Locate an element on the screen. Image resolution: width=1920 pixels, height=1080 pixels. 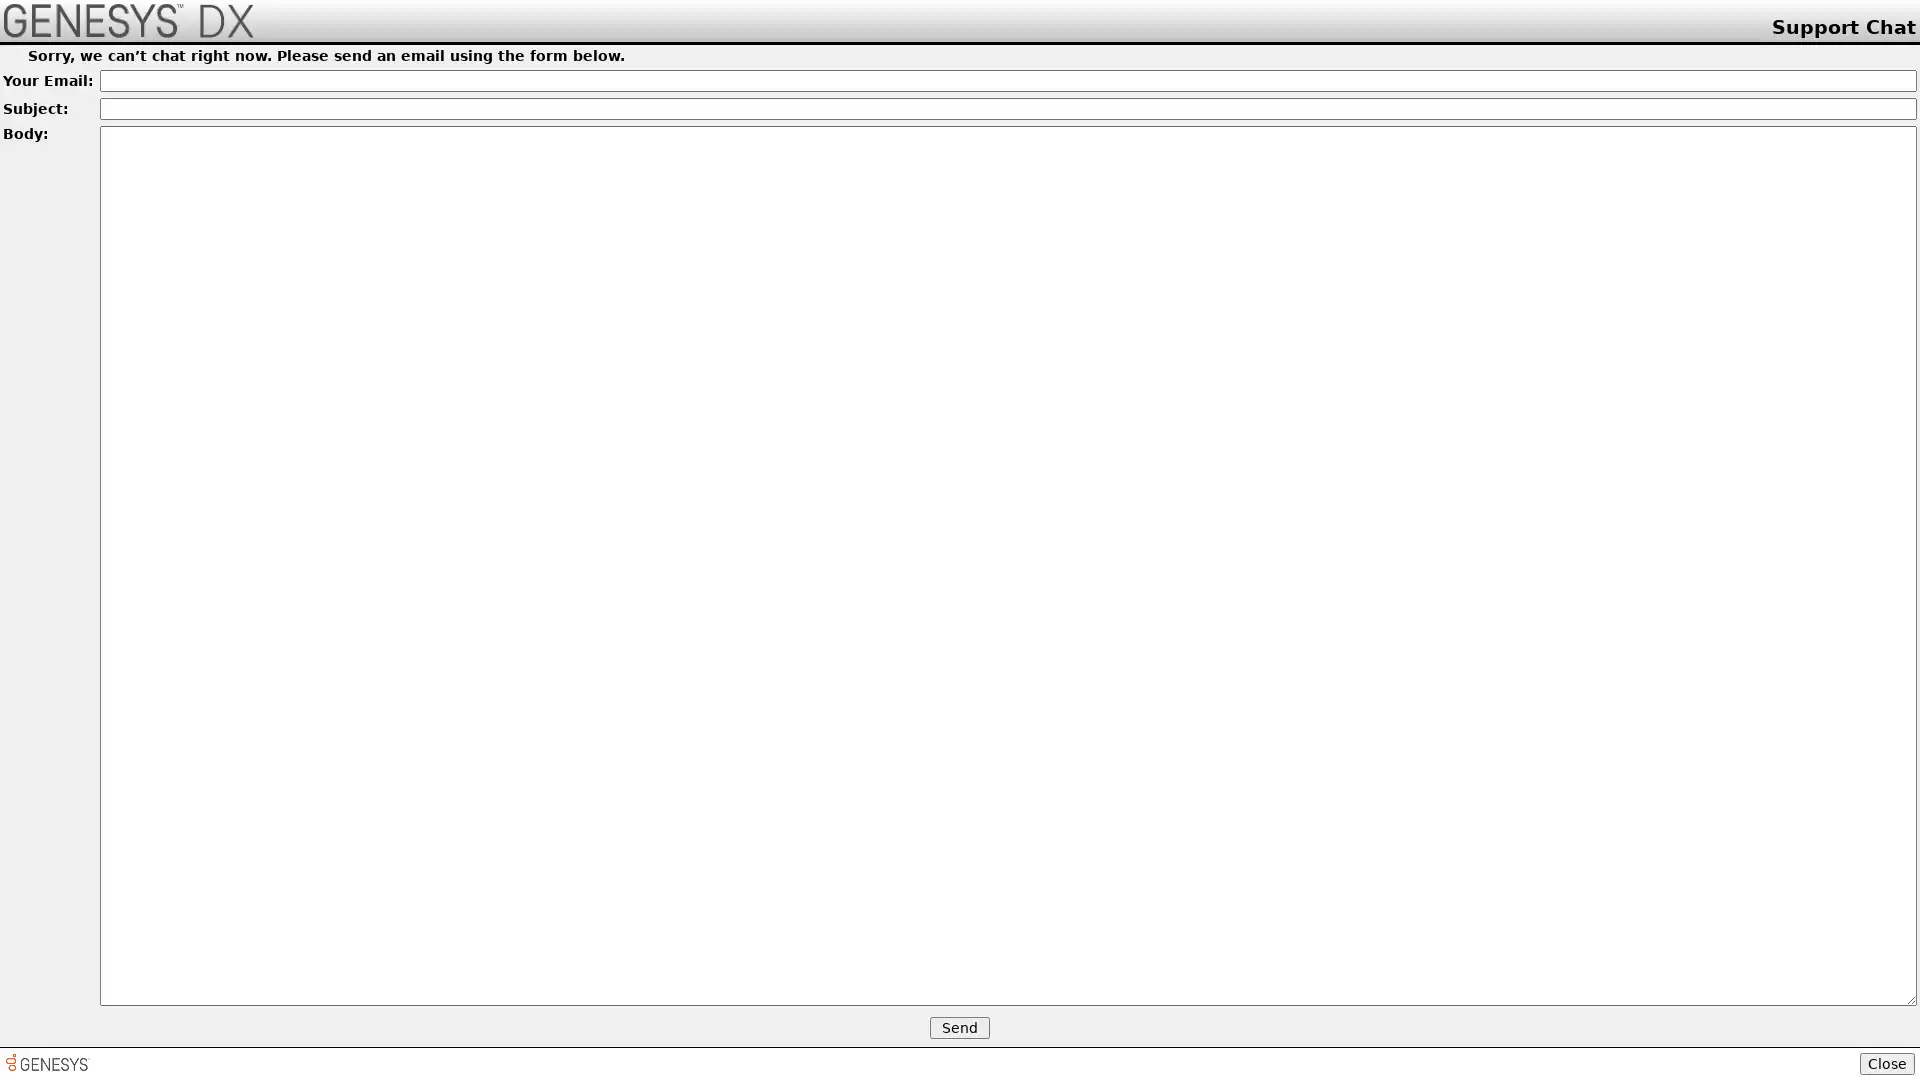
Close is located at coordinates (1886, 1063).